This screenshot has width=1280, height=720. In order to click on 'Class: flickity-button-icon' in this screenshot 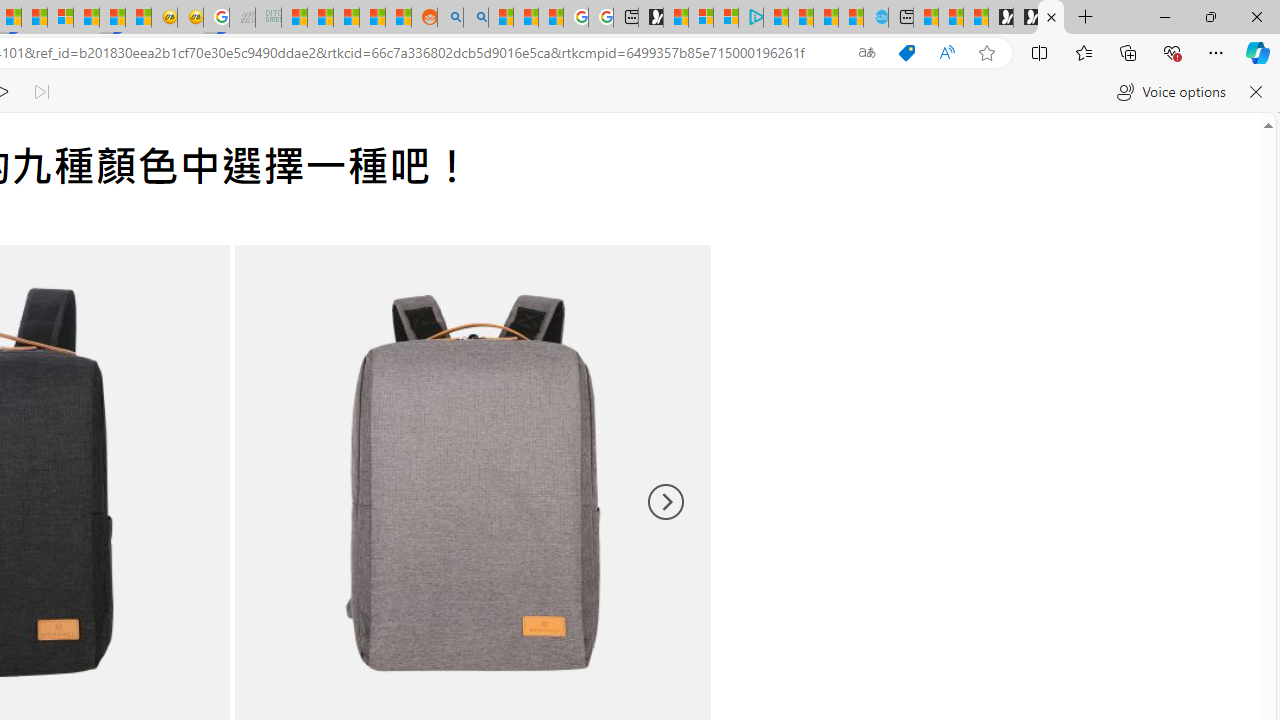, I will do `click(664, 501)`.